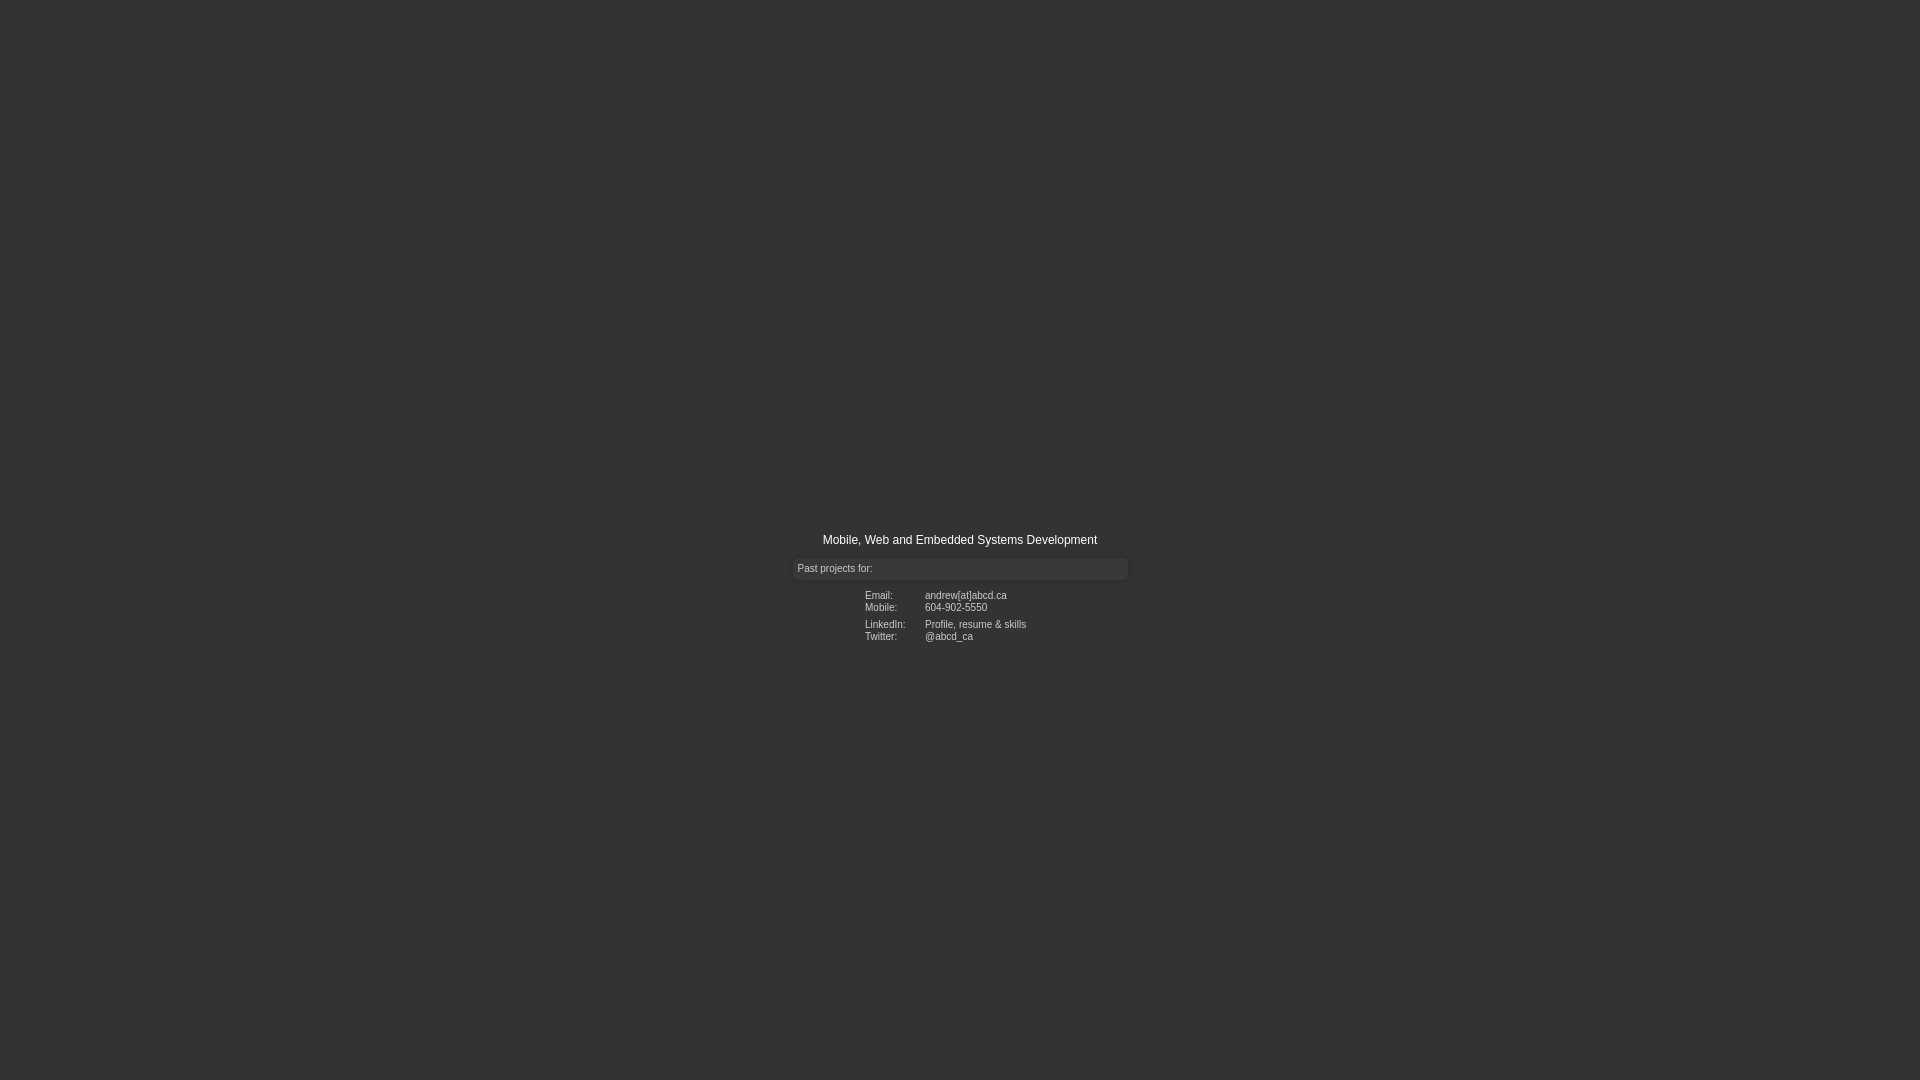  What do you see at coordinates (924, 623) in the screenshot?
I see `'Profile, resume & skills'` at bounding box center [924, 623].